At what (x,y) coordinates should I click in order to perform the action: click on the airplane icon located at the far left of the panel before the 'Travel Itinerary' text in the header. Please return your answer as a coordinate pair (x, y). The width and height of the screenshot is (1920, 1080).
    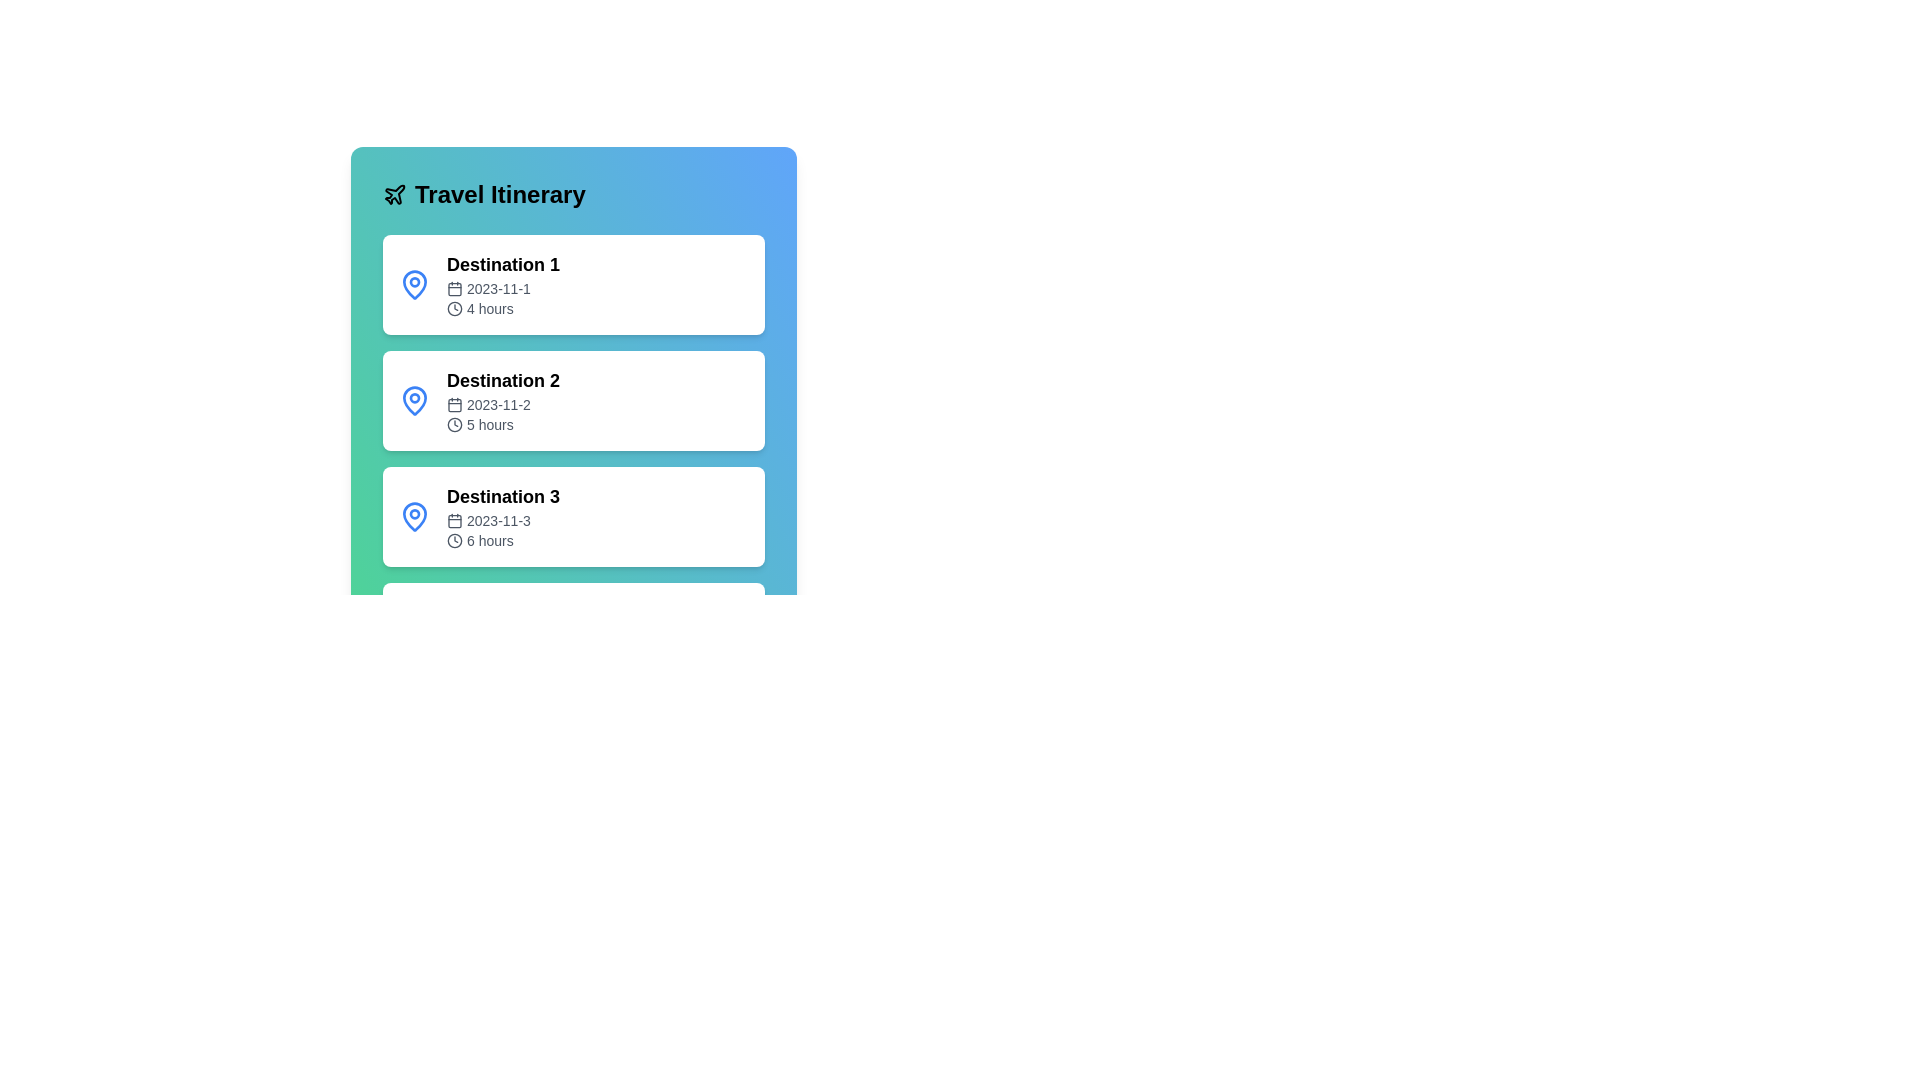
    Looking at the image, I should click on (394, 195).